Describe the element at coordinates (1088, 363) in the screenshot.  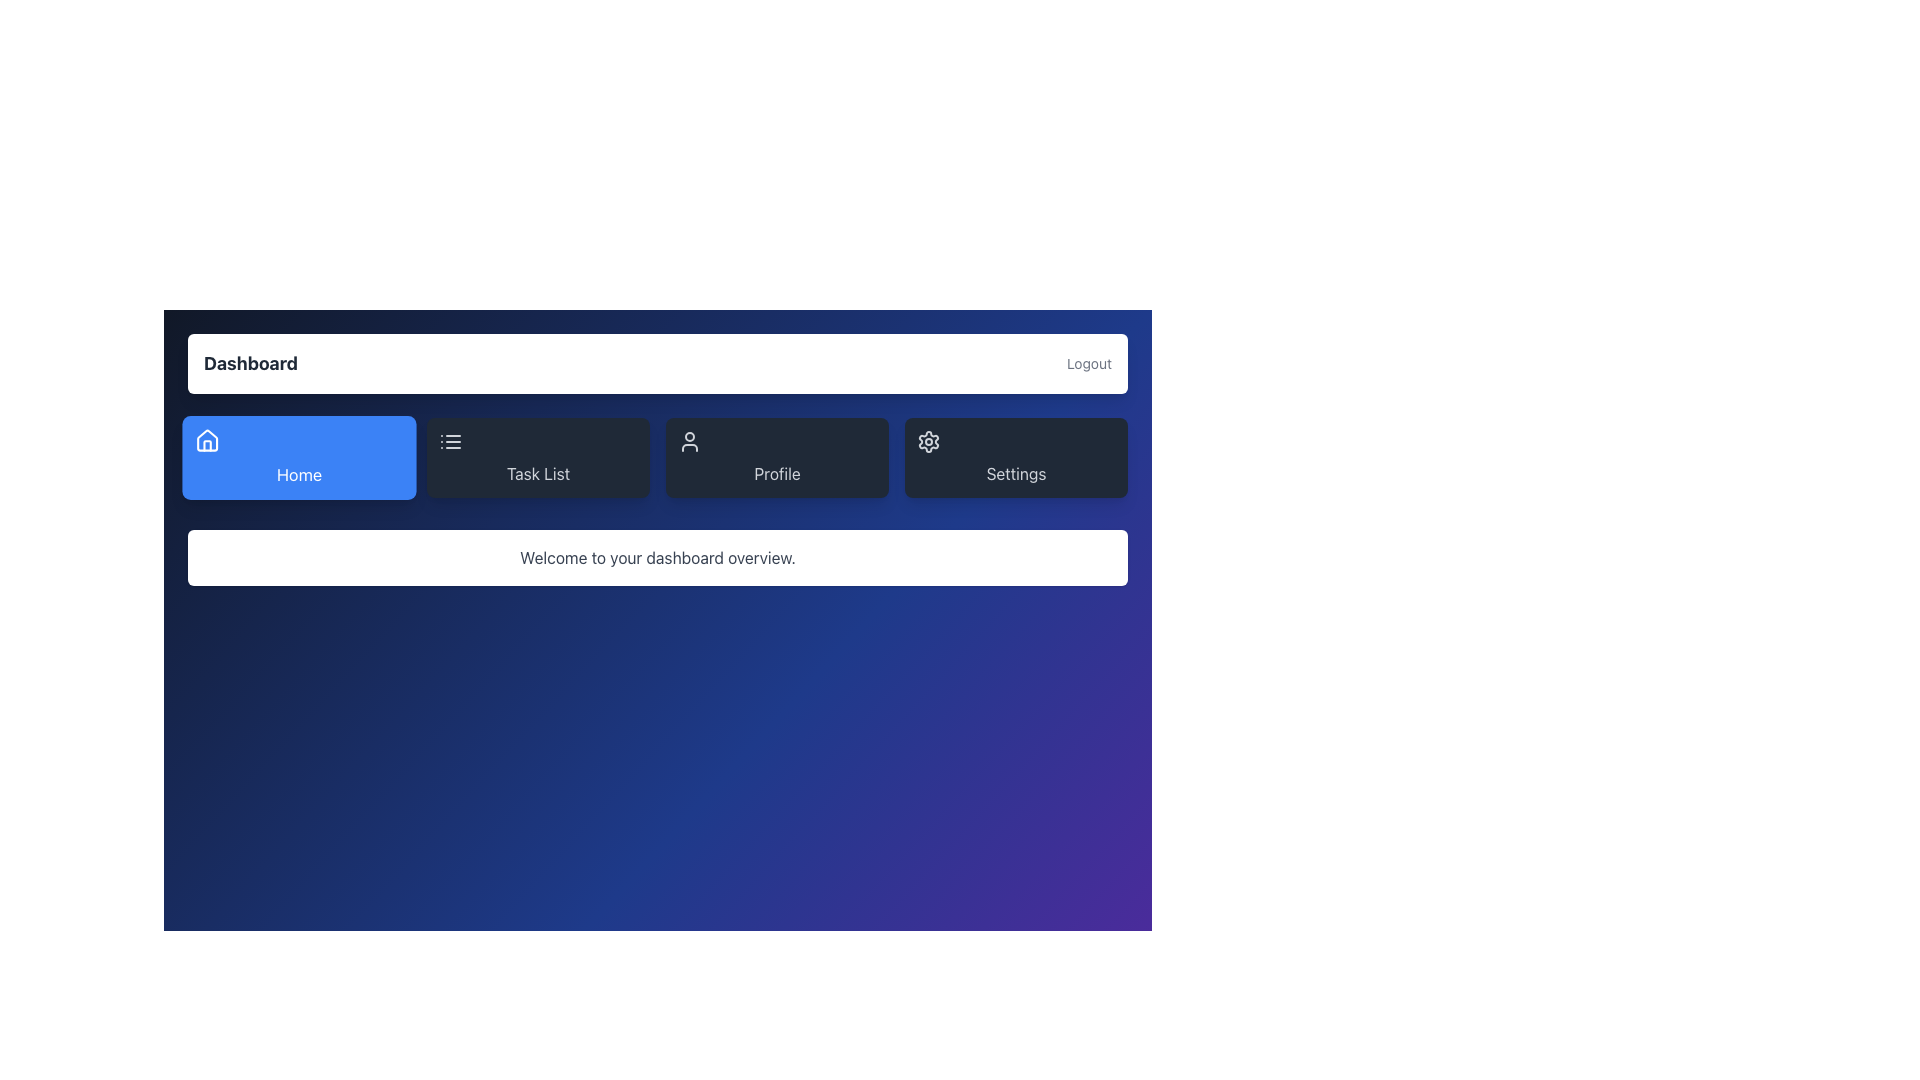
I see `the 'Logout' text link element located at the top-right of the section` at that location.